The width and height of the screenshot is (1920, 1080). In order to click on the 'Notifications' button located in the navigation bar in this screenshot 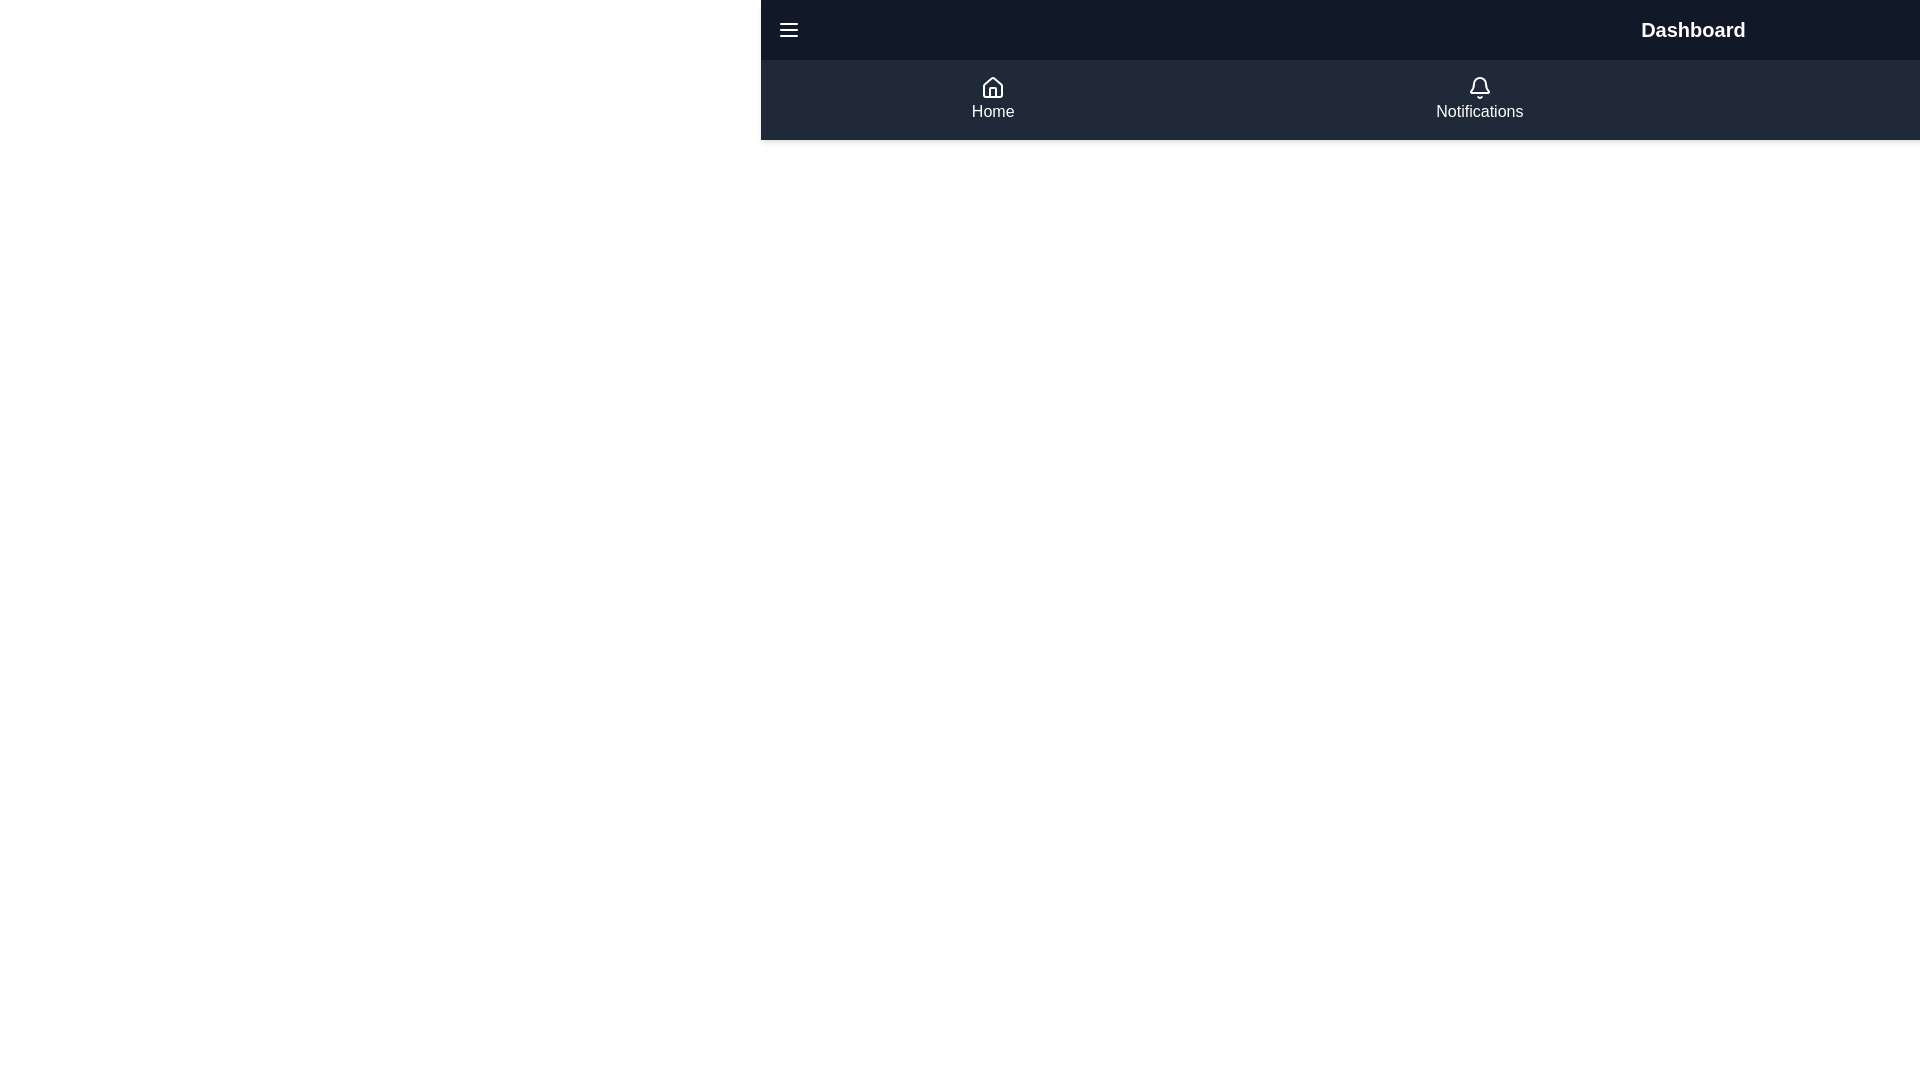, I will do `click(1479, 100)`.